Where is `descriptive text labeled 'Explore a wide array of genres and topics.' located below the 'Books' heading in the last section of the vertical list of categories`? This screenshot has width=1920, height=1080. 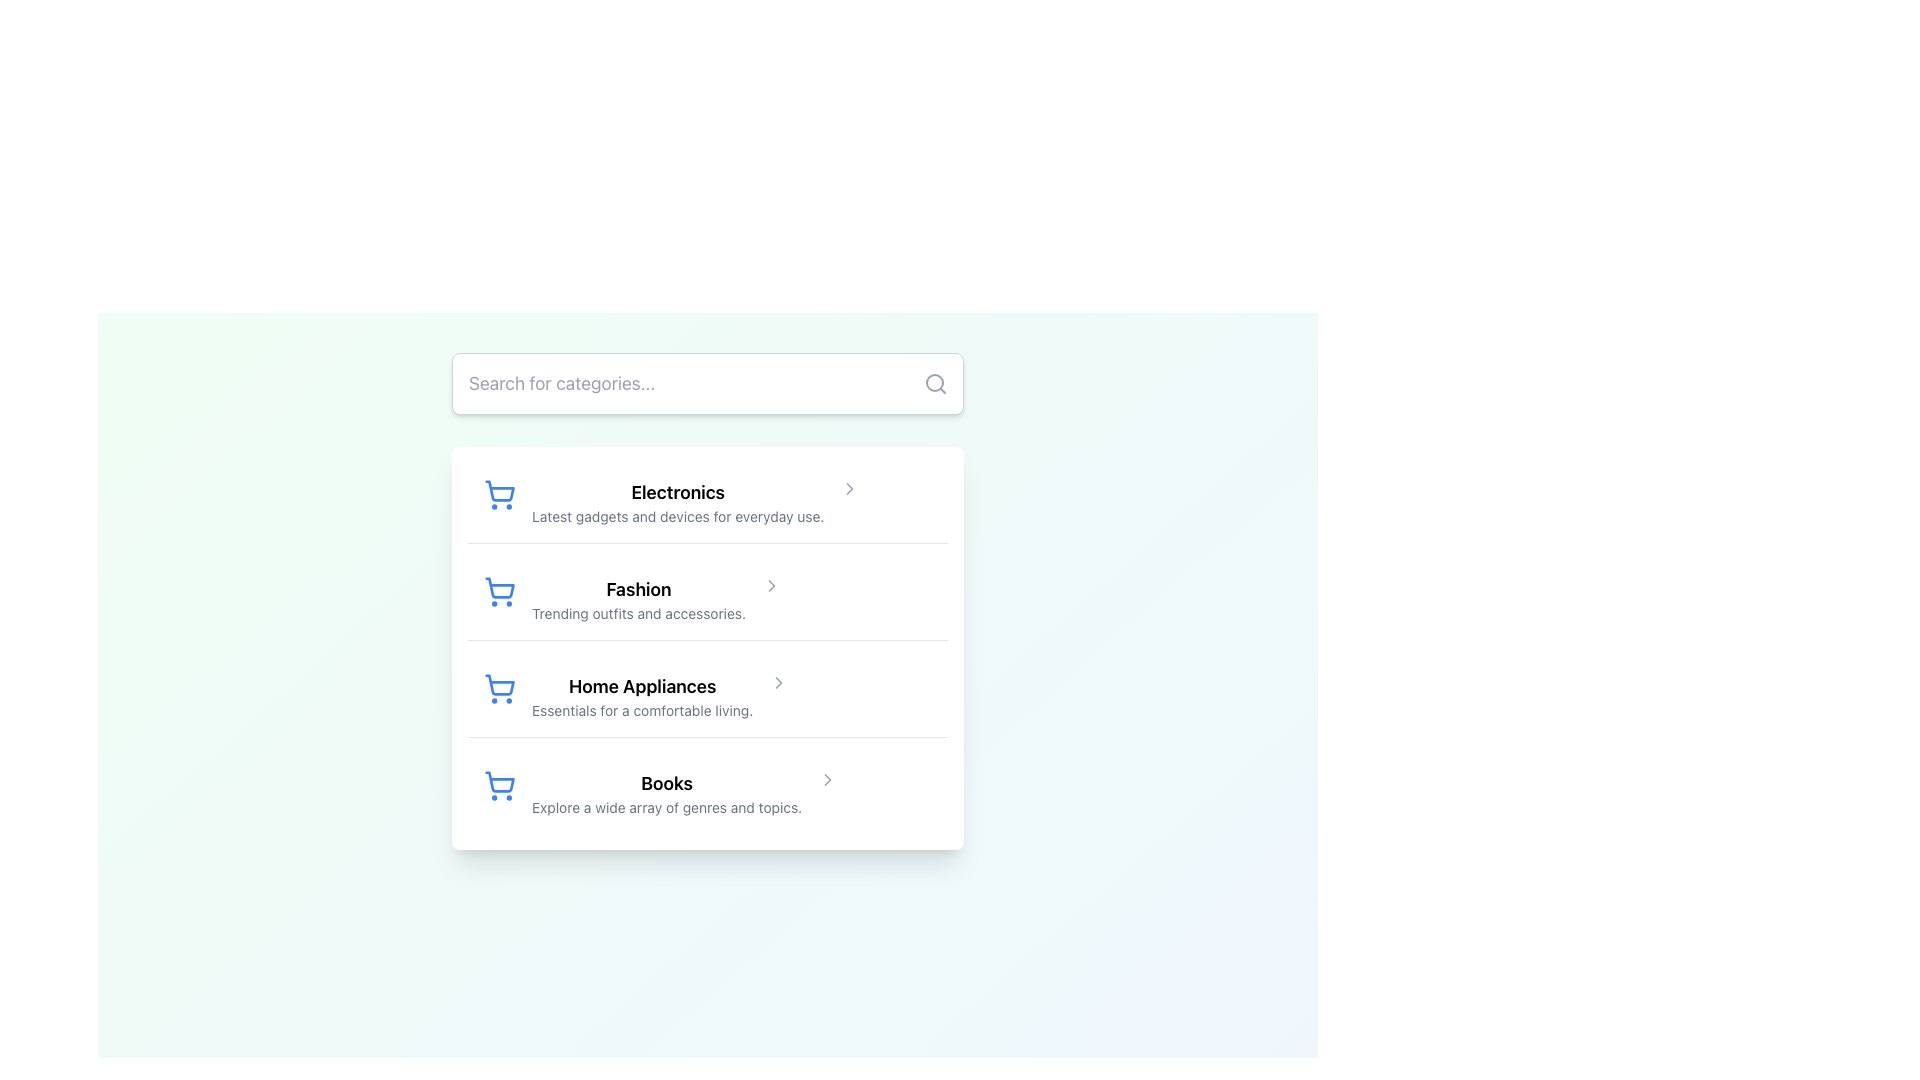
descriptive text labeled 'Explore a wide array of genres and topics.' located below the 'Books' heading in the last section of the vertical list of categories is located at coordinates (667, 806).